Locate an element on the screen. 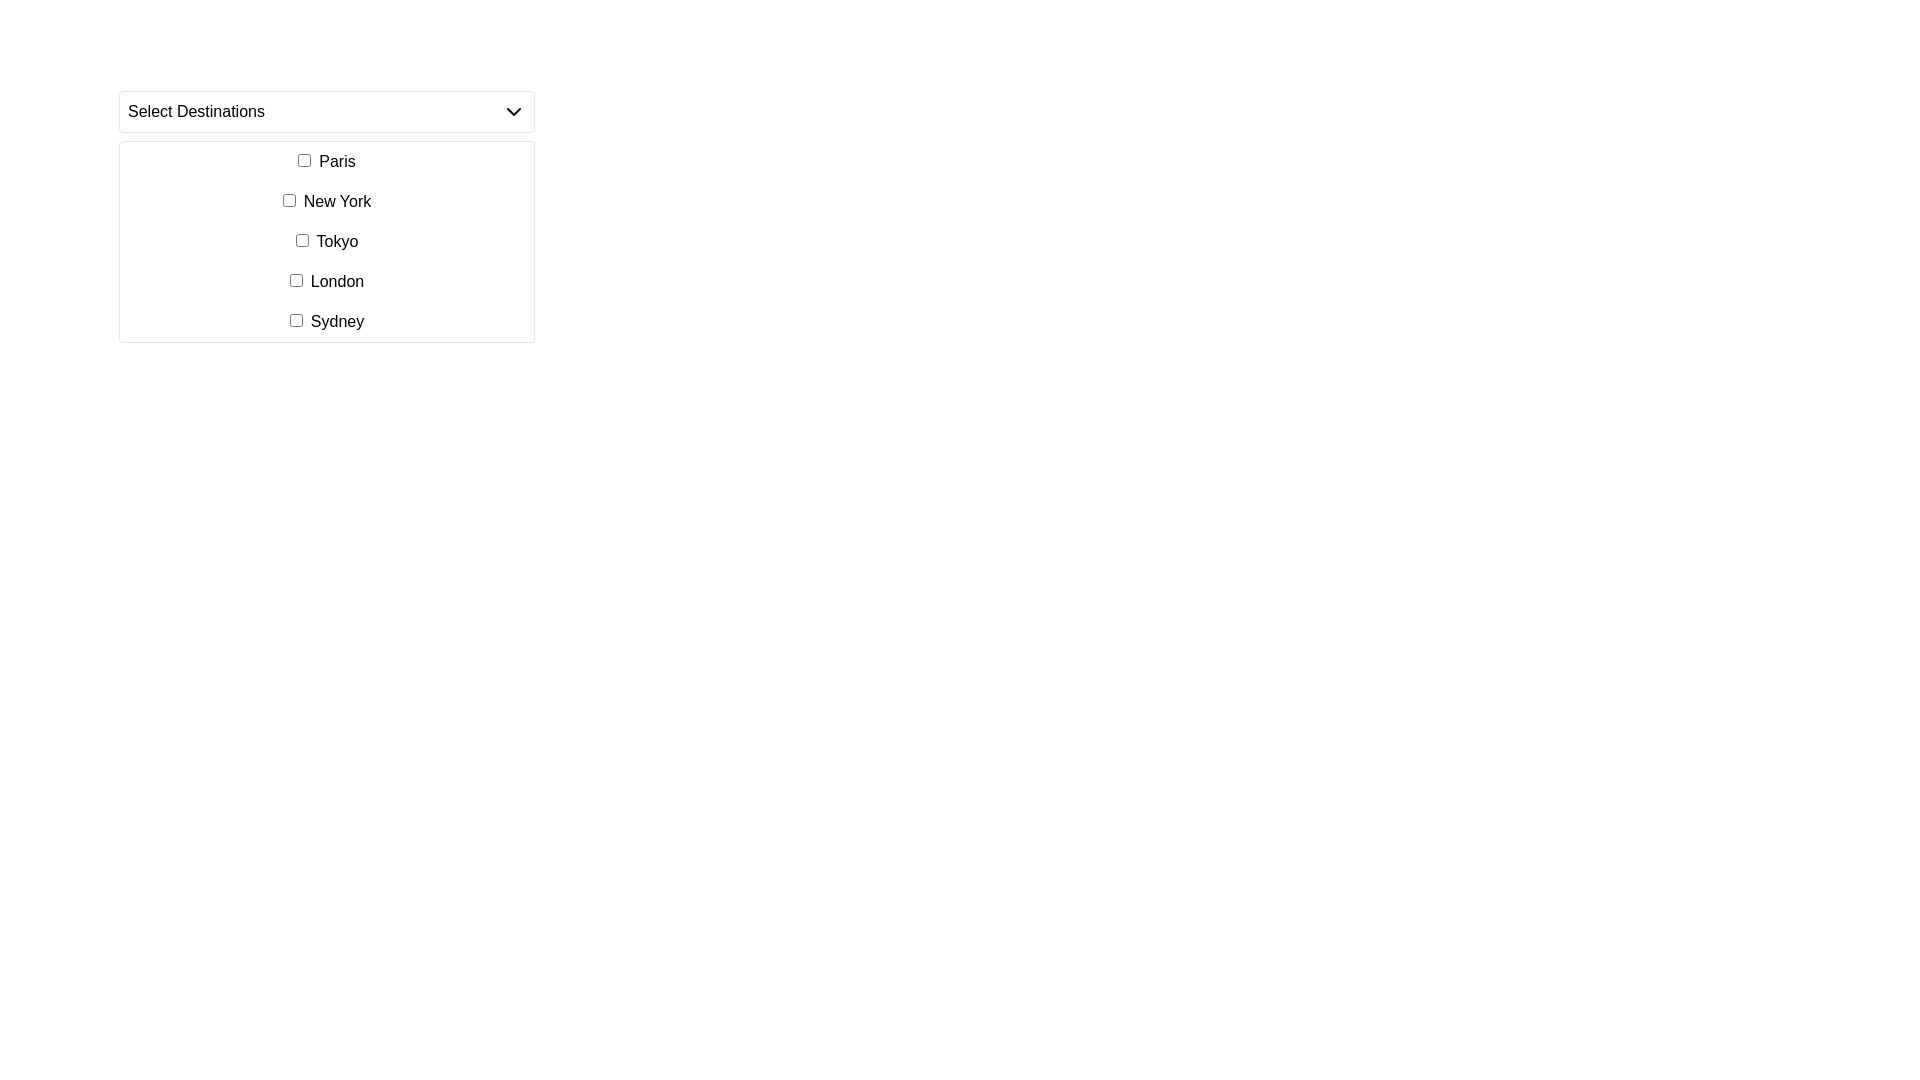 This screenshot has width=1920, height=1080. the first checkbox in the list for 'Select Destinations' that precedes the label 'Paris' by navigating to its center point is located at coordinates (303, 159).